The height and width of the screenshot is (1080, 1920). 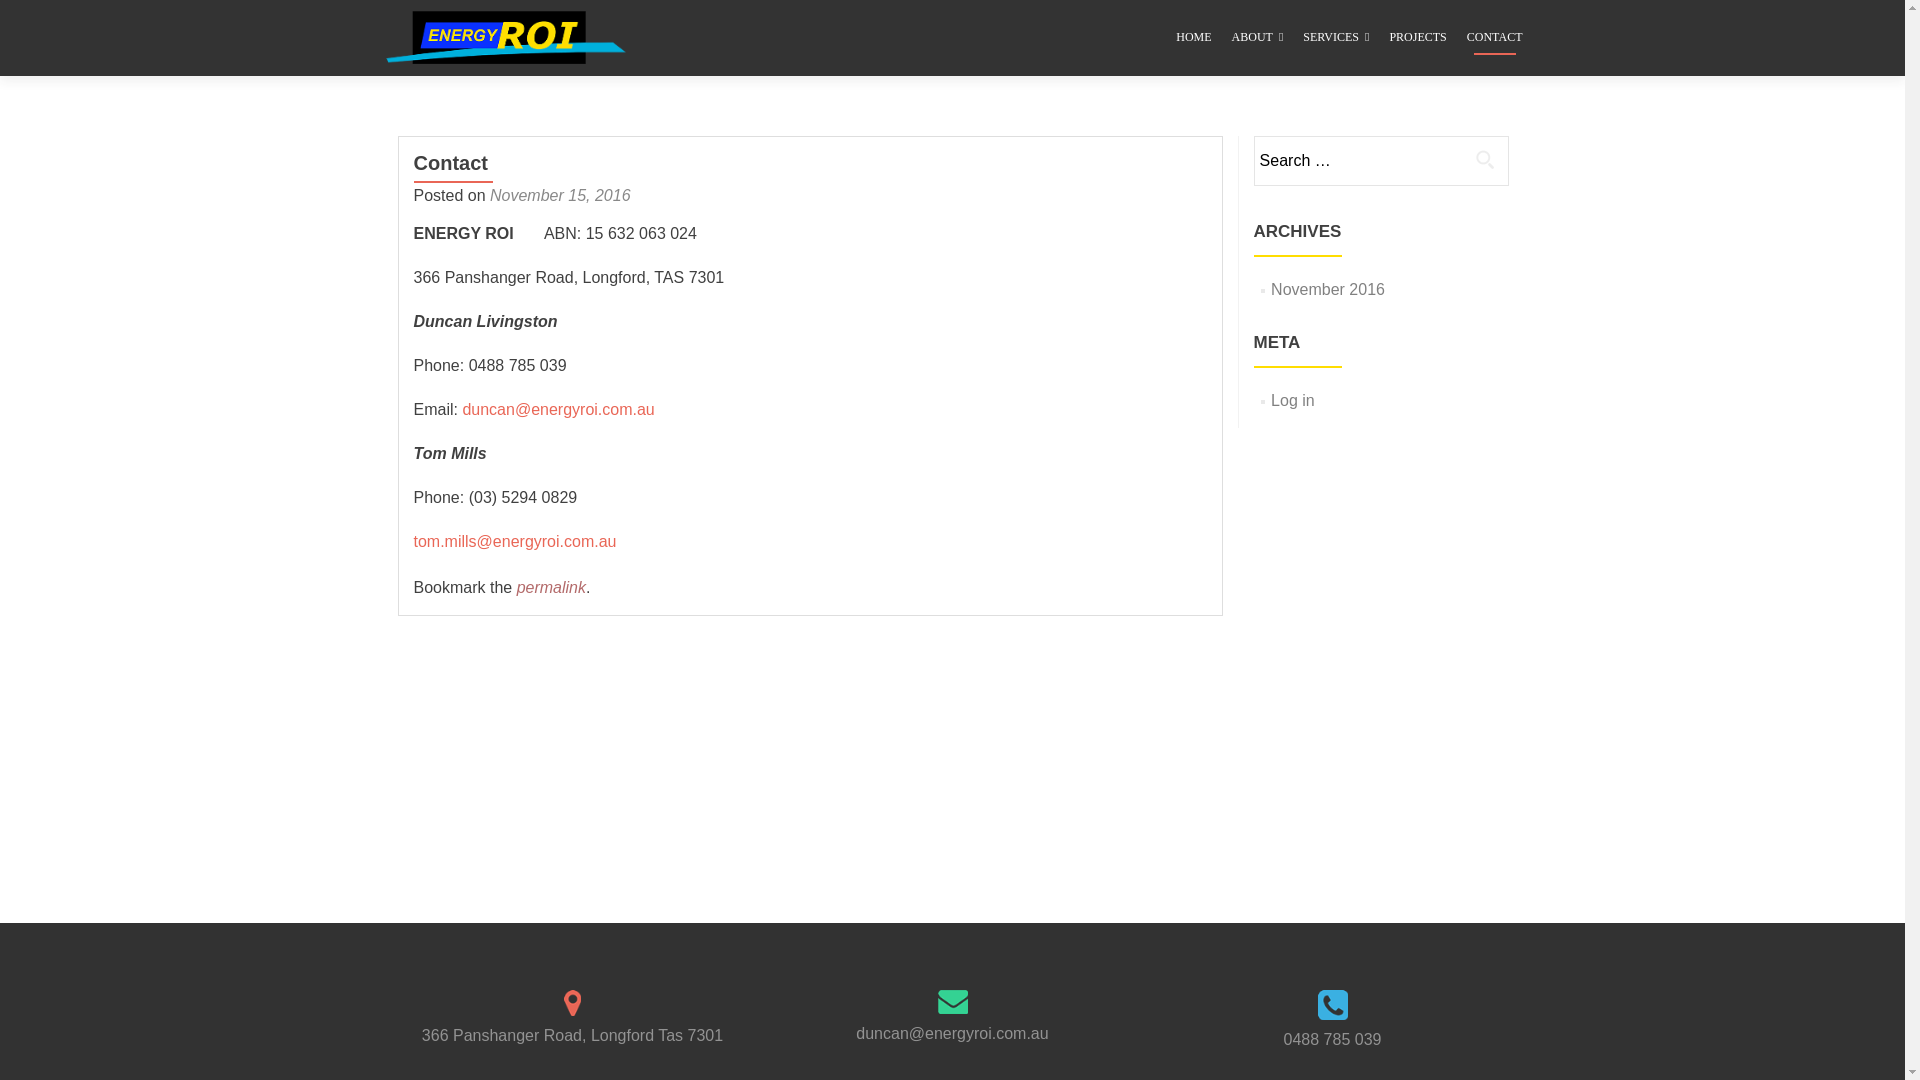 What do you see at coordinates (1494, 37) in the screenshot?
I see `'CONTACT'` at bounding box center [1494, 37].